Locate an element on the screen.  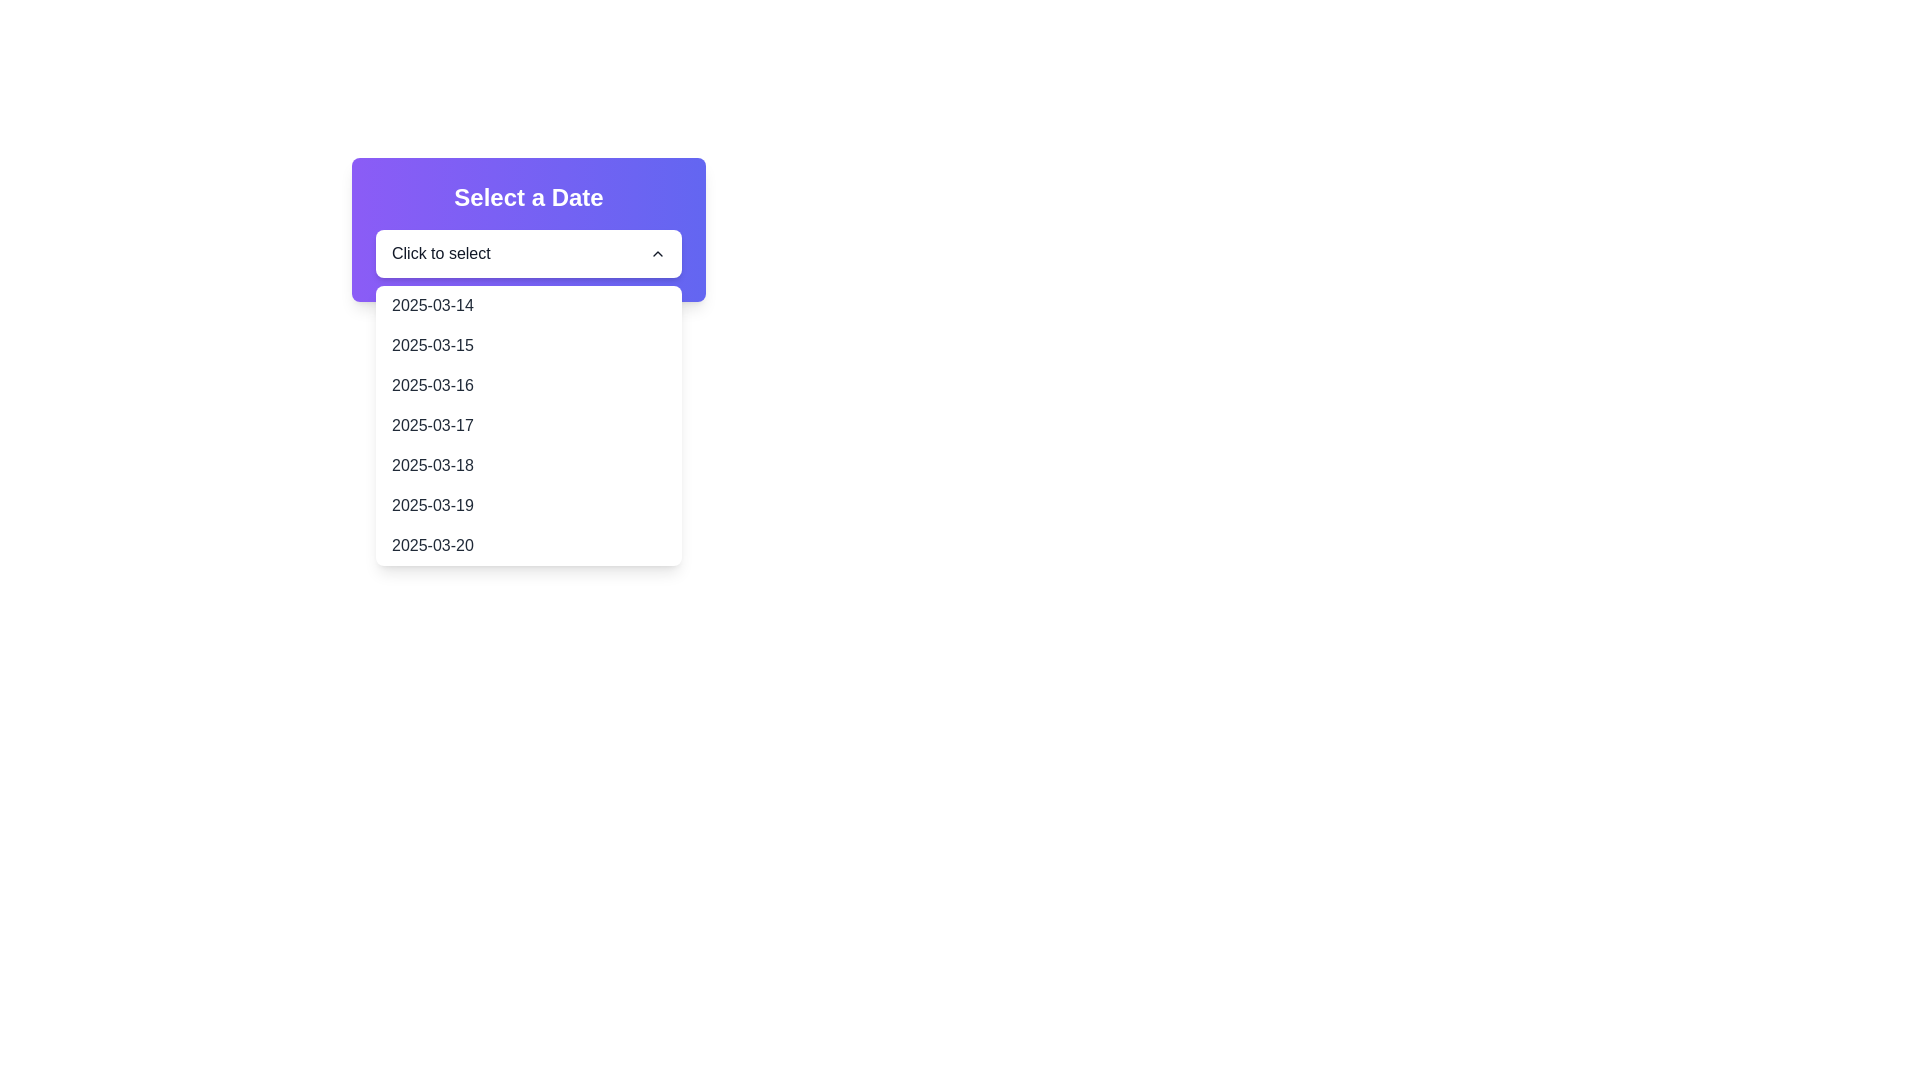
the sixth item in the dropdown menu is located at coordinates (528, 504).